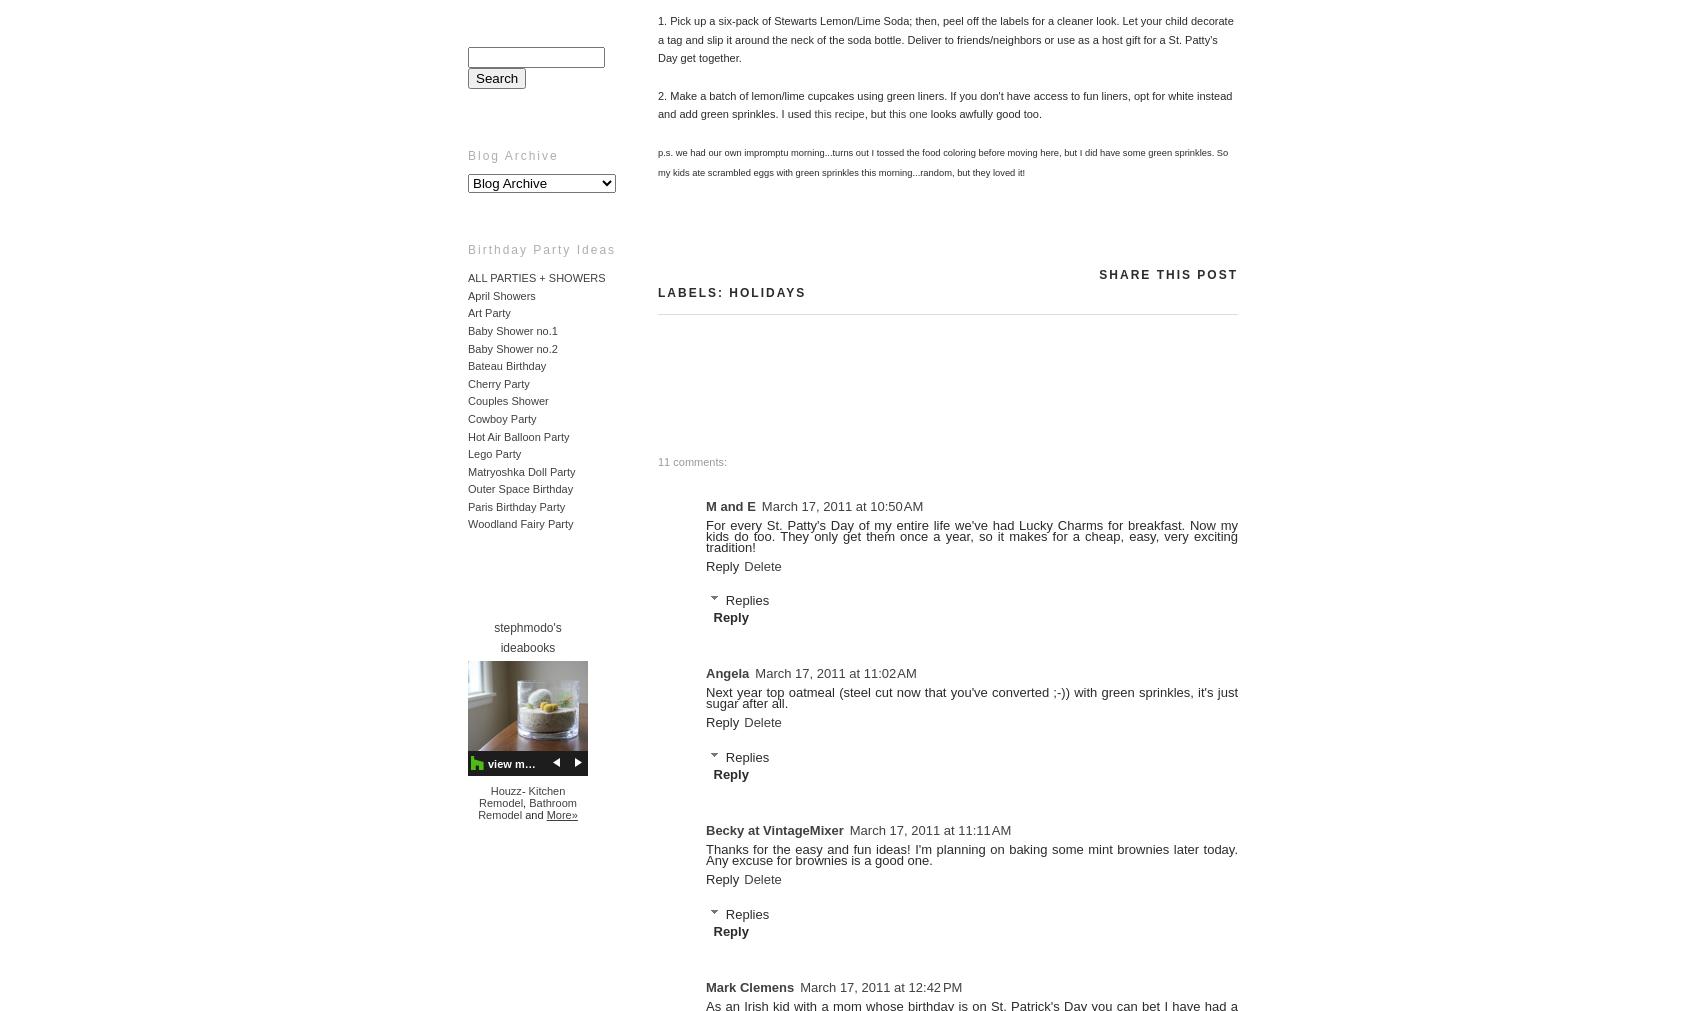 Image resolution: width=1706 pixels, height=1011 pixels. I want to click on 'For every St. Patty's Day of my entire life we've had Lucky Charms for breakfast.  Now my kids do too.  They only get them once a year, so it makes for a cheap, easy, very exciting tradition!', so click(972, 535).